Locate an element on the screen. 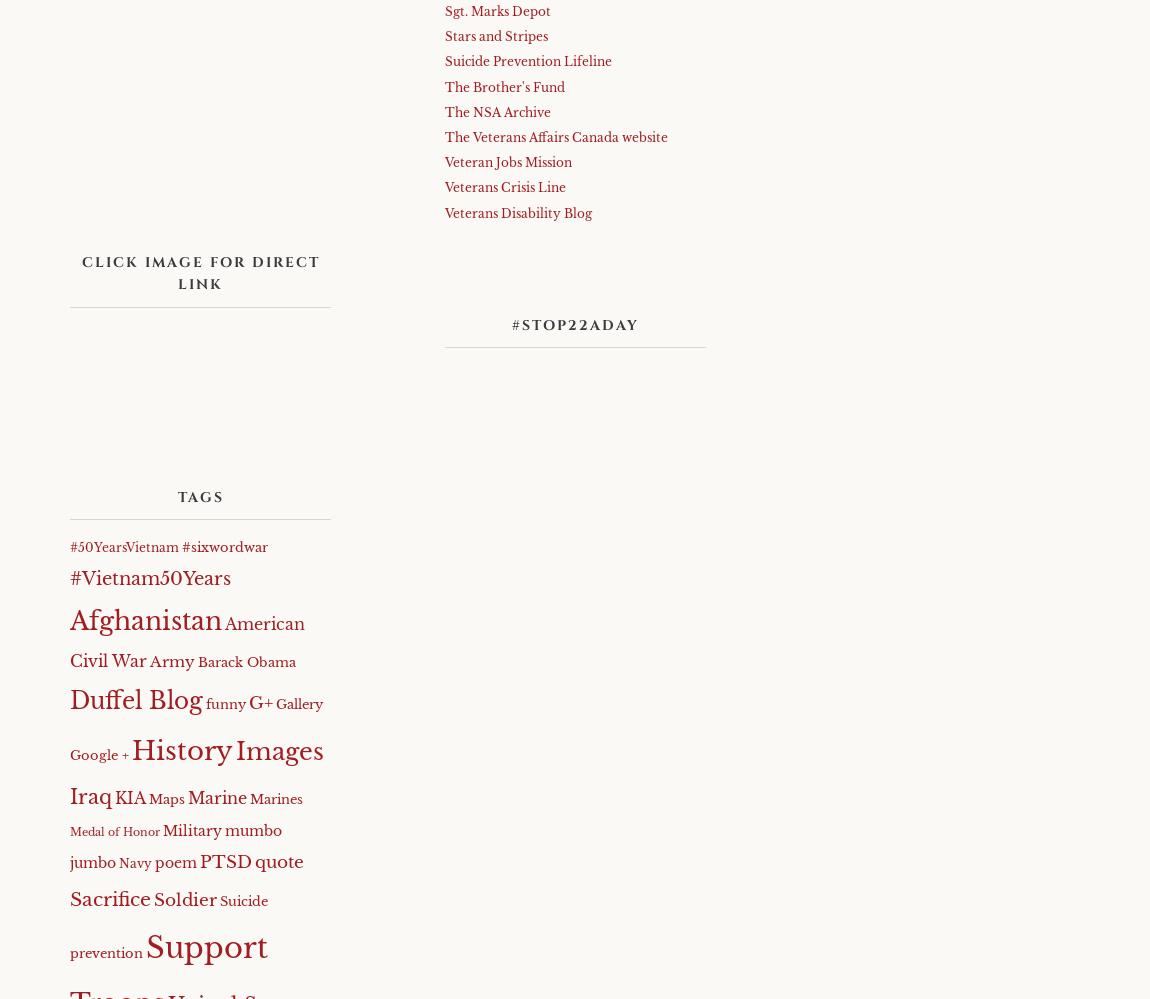  'The NSA Archive' is located at coordinates (497, 111).